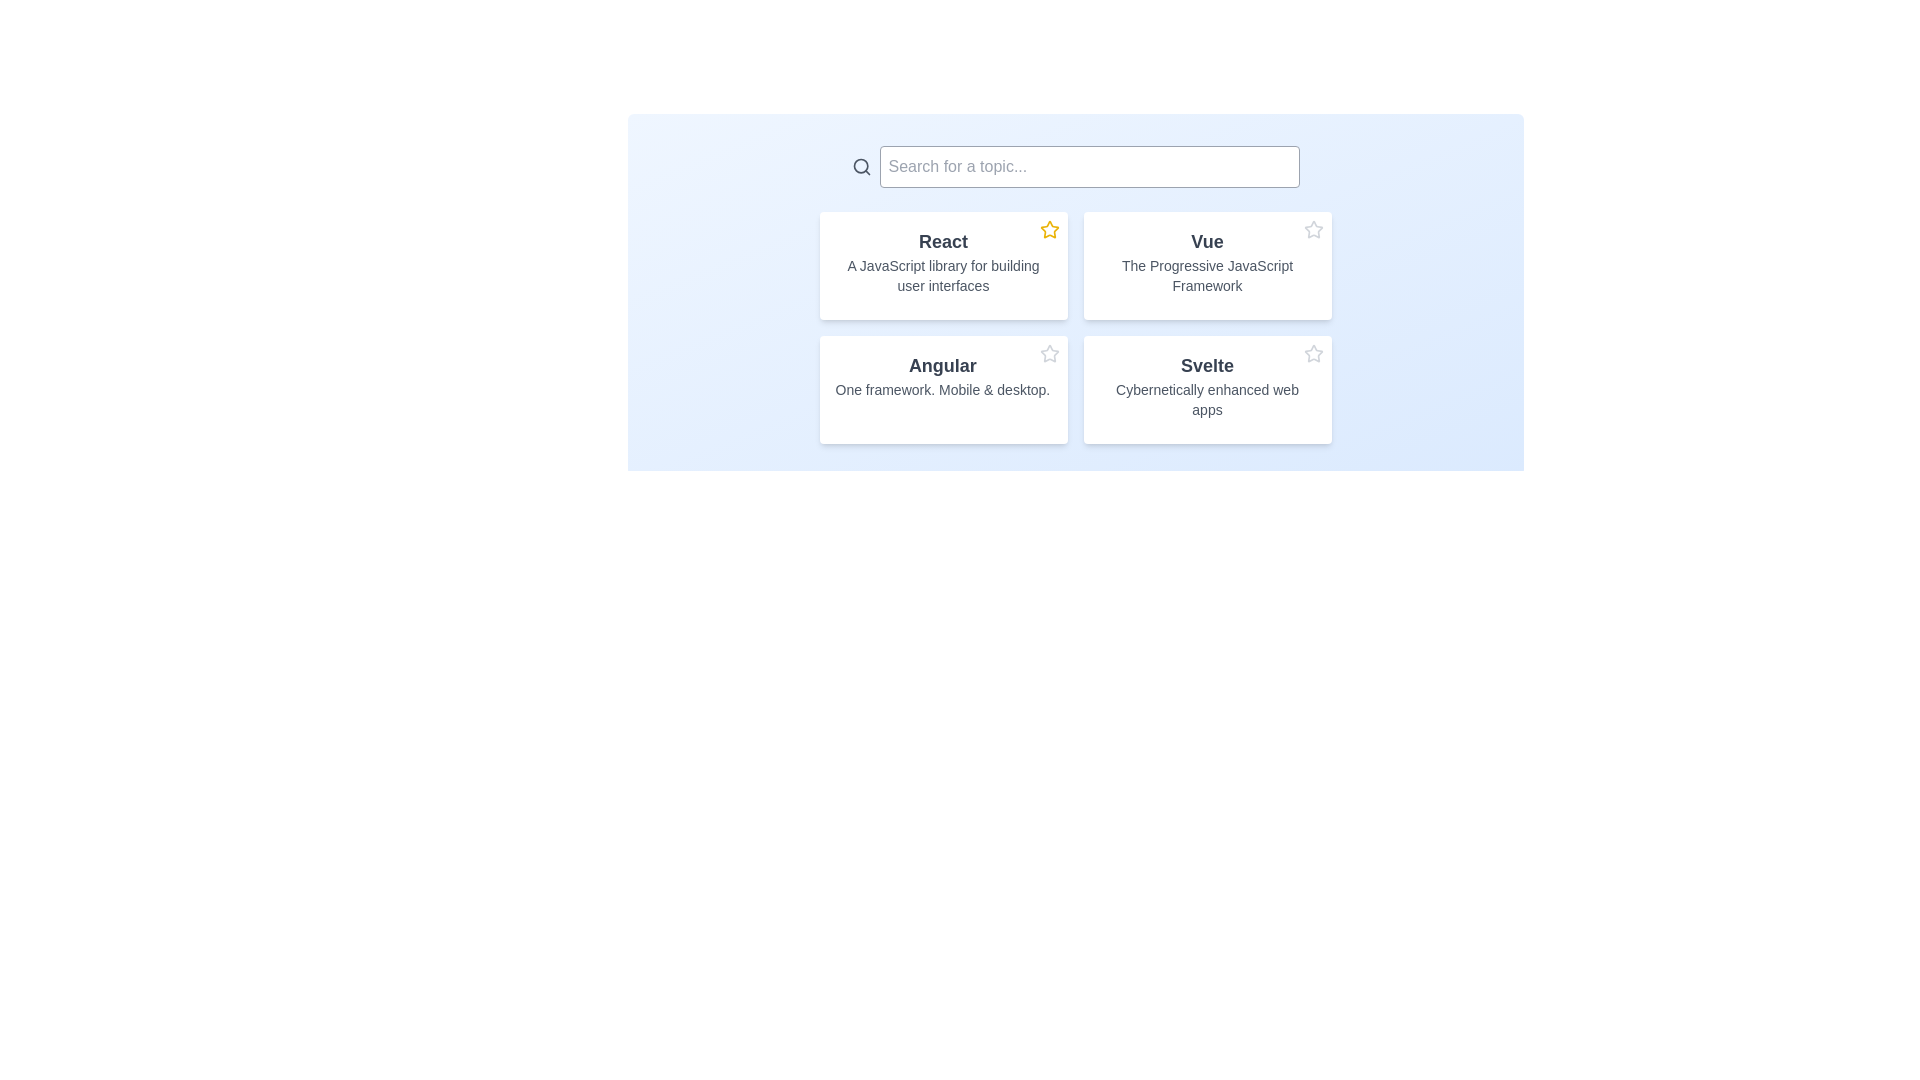 The width and height of the screenshot is (1920, 1080). What do you see at coordinates (1206, 389) in the screenshot?
I see `the 'Svelte' card text` at bounding box center [1206, 389].